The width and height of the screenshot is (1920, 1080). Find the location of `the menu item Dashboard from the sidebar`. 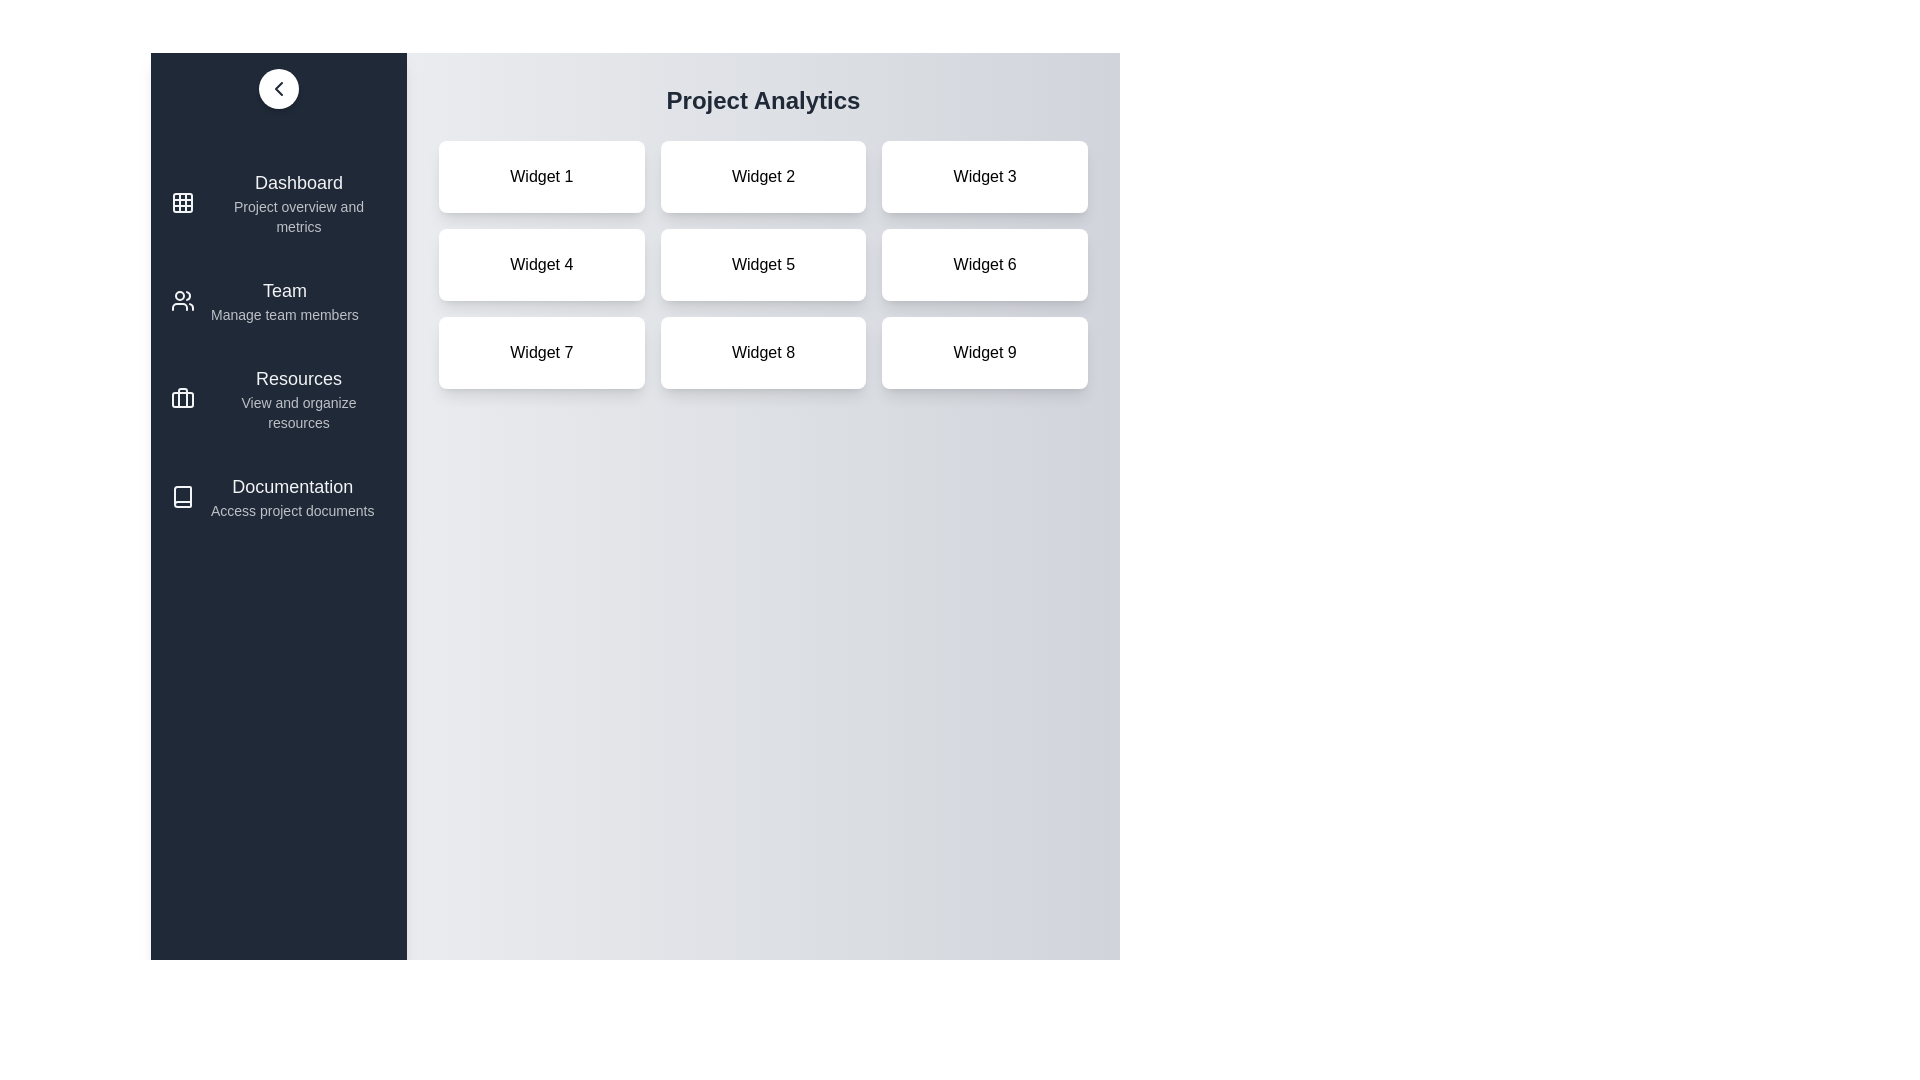

the menu item Dashboard from the sidebar is located at coordinates (277, 203).